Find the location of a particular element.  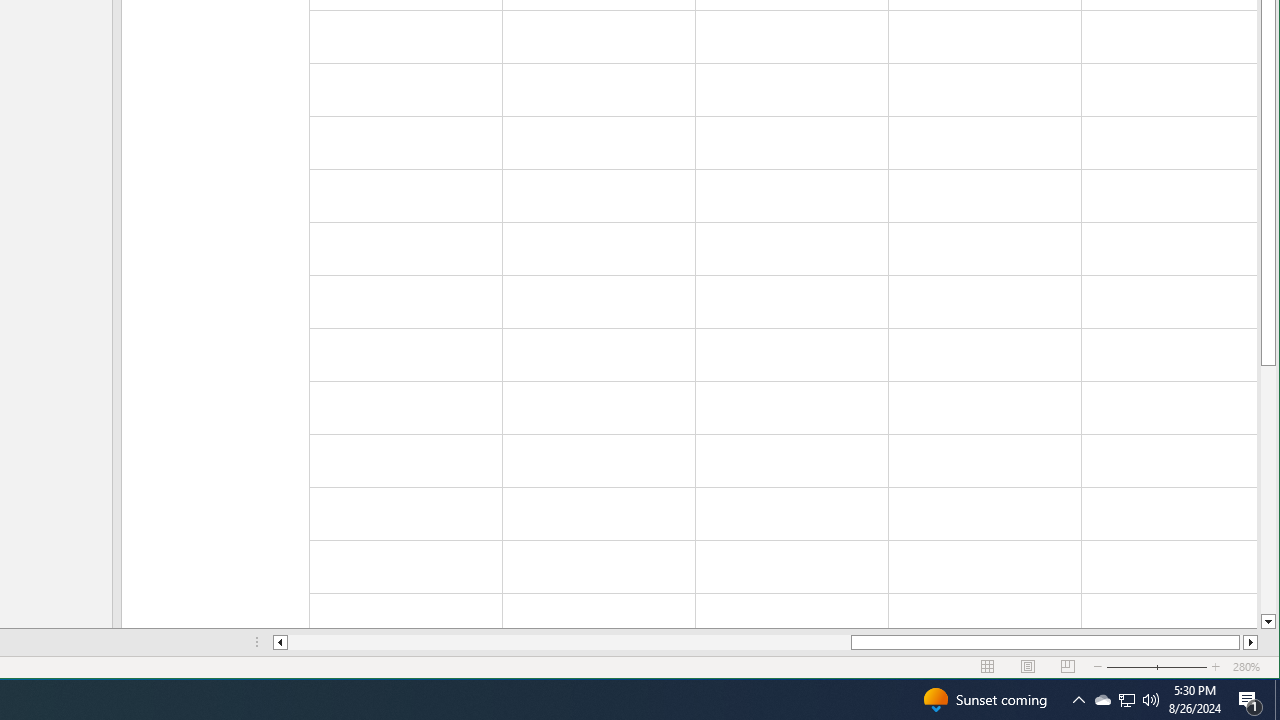

'Q2790: 100%' is located at coordinates (1151, 698).